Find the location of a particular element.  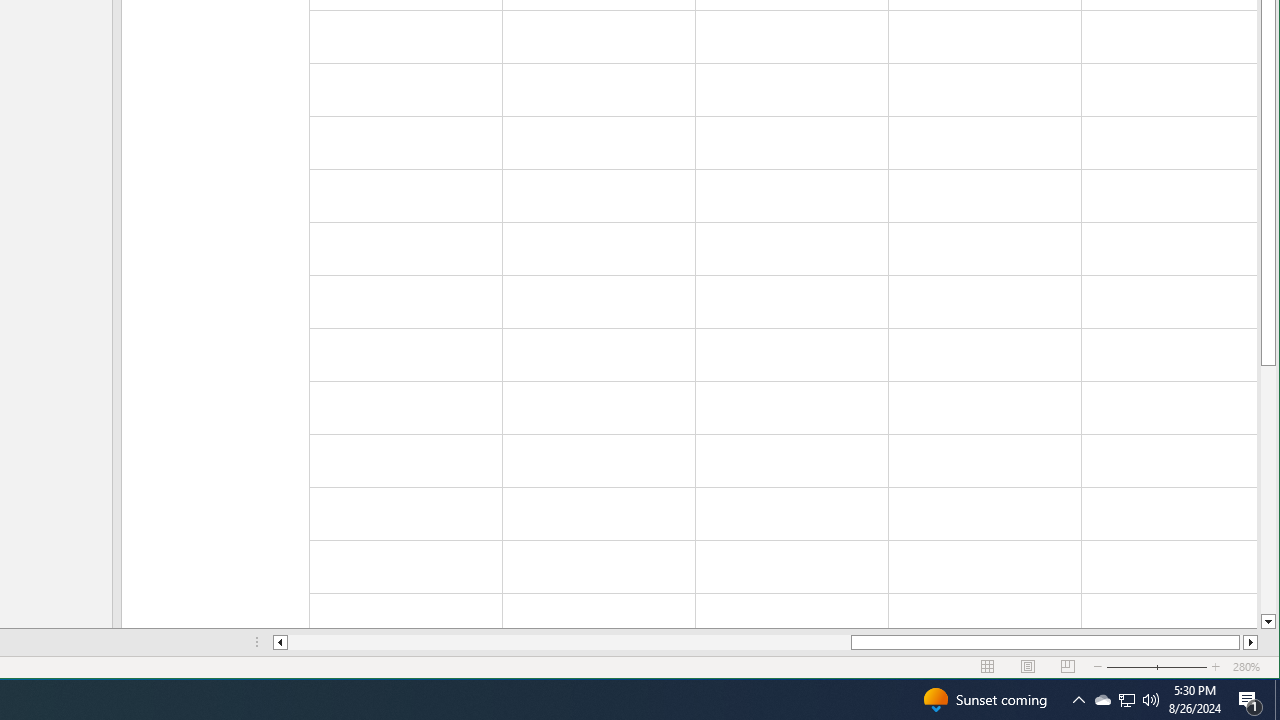

'Q2790: 100%' is located at coordinates (1151, 698).